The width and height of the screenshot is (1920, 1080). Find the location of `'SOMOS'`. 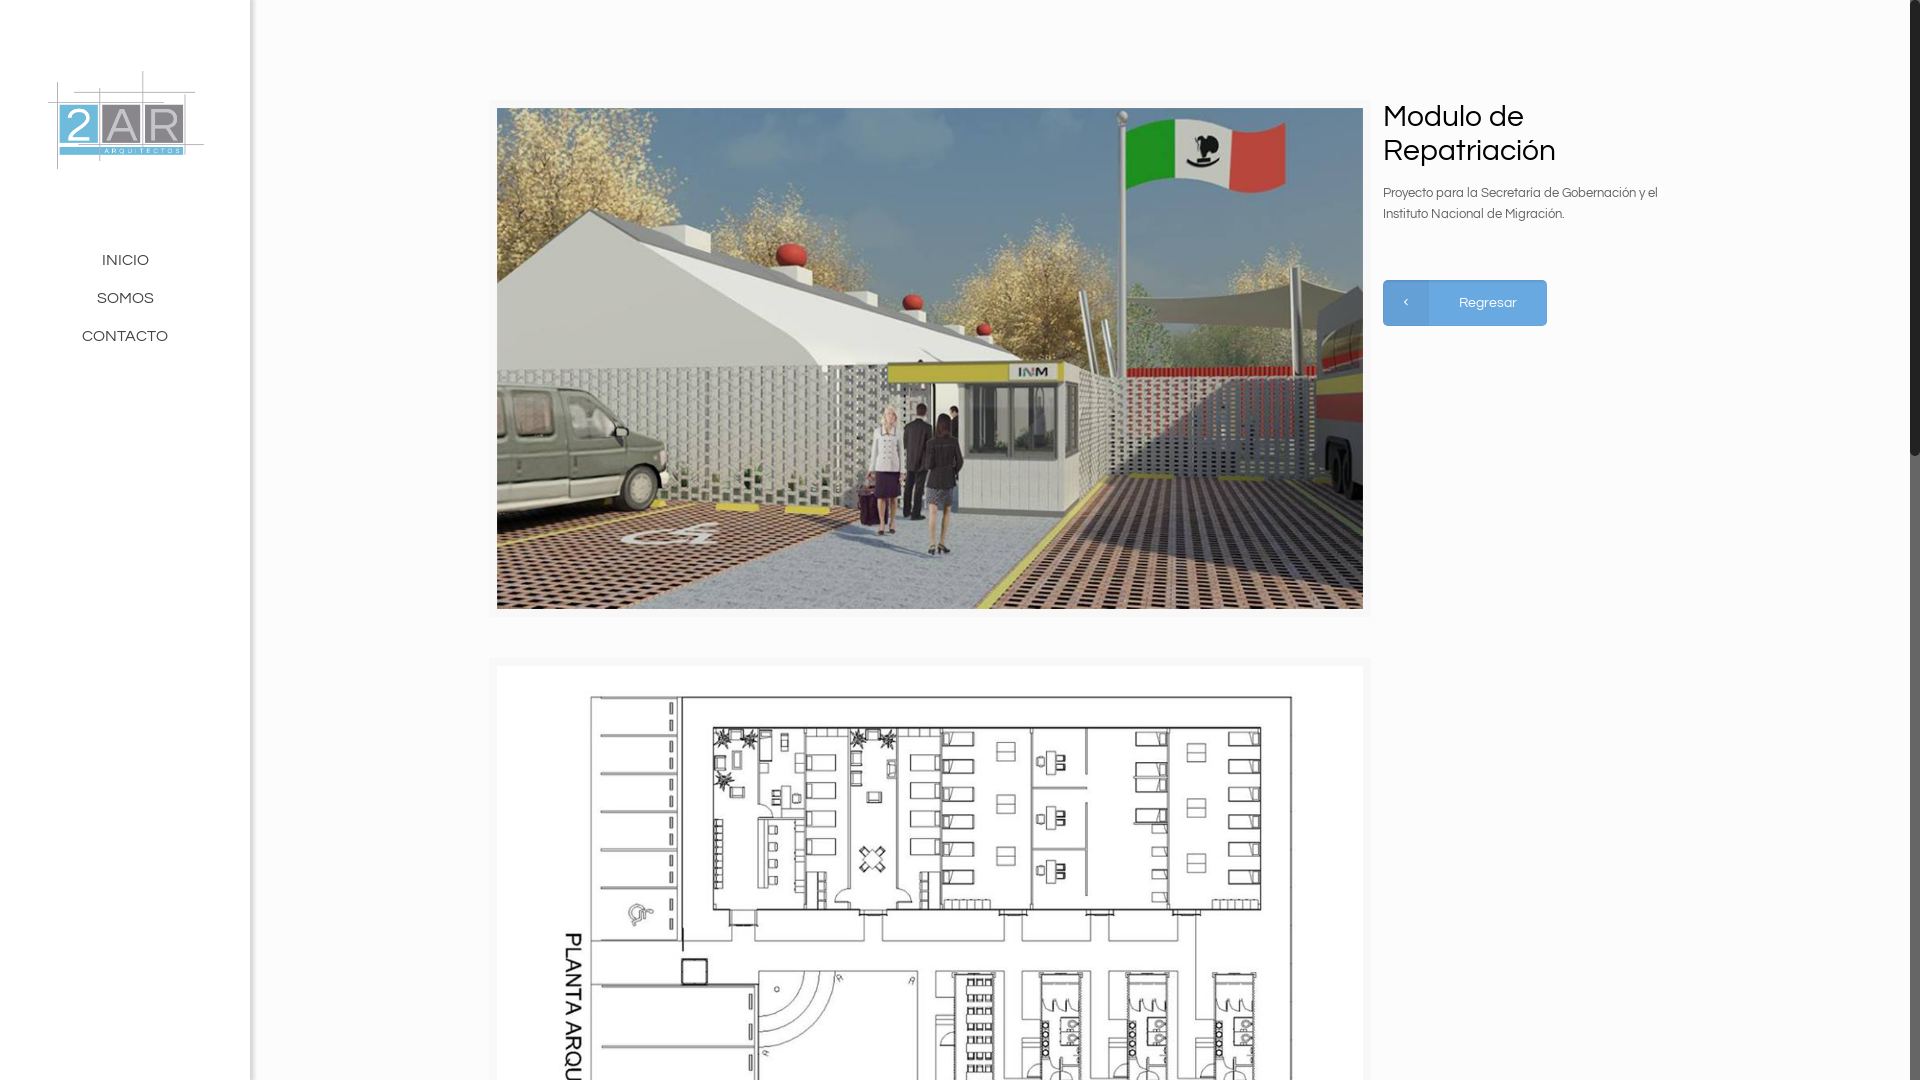

'SOMOS' is located at coordinates (123, 297).